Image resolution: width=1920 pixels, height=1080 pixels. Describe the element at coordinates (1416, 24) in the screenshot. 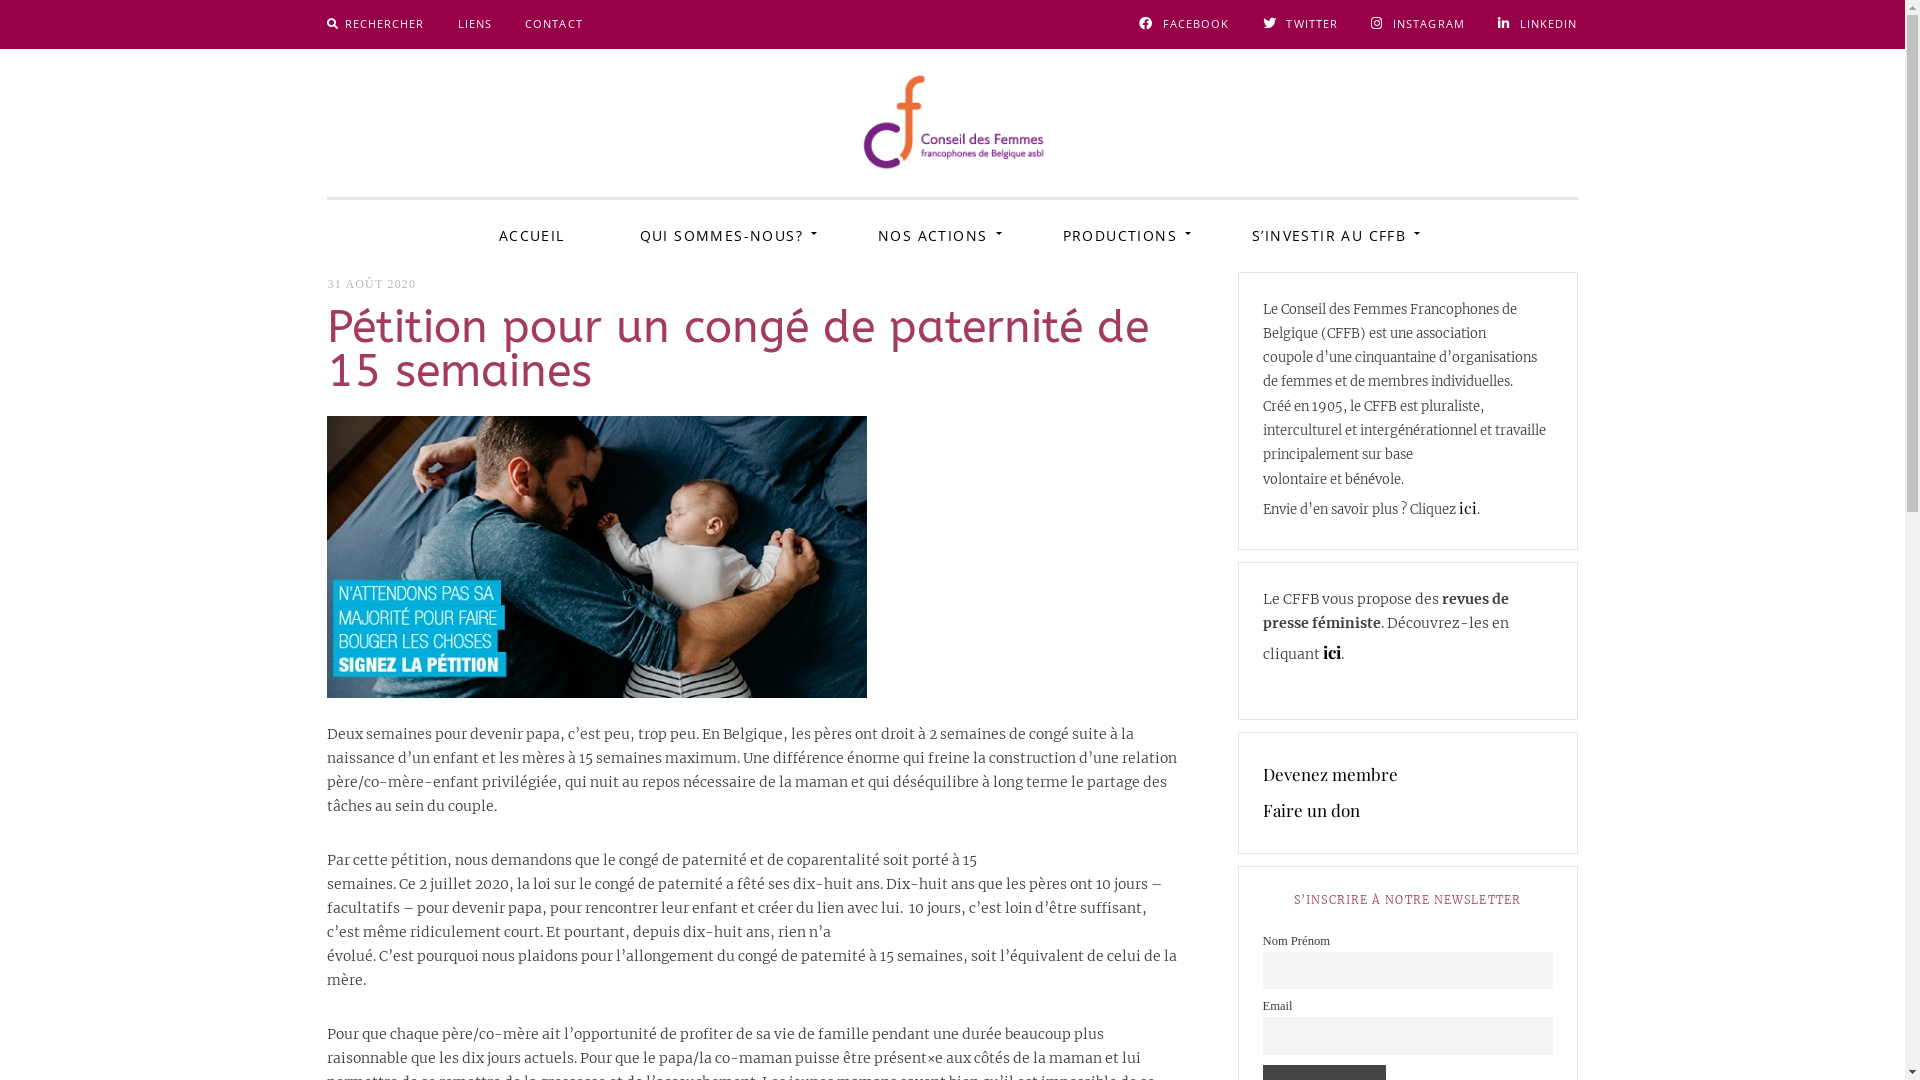

I see `'INSTAGRAM'` at that location.